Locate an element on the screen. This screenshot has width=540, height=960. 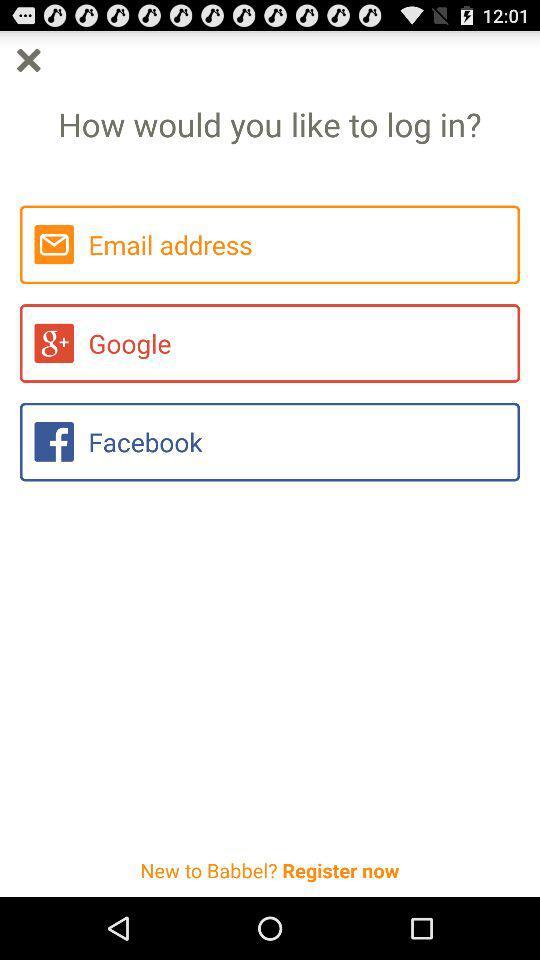
the close icon is located at coordinates (27, 64).